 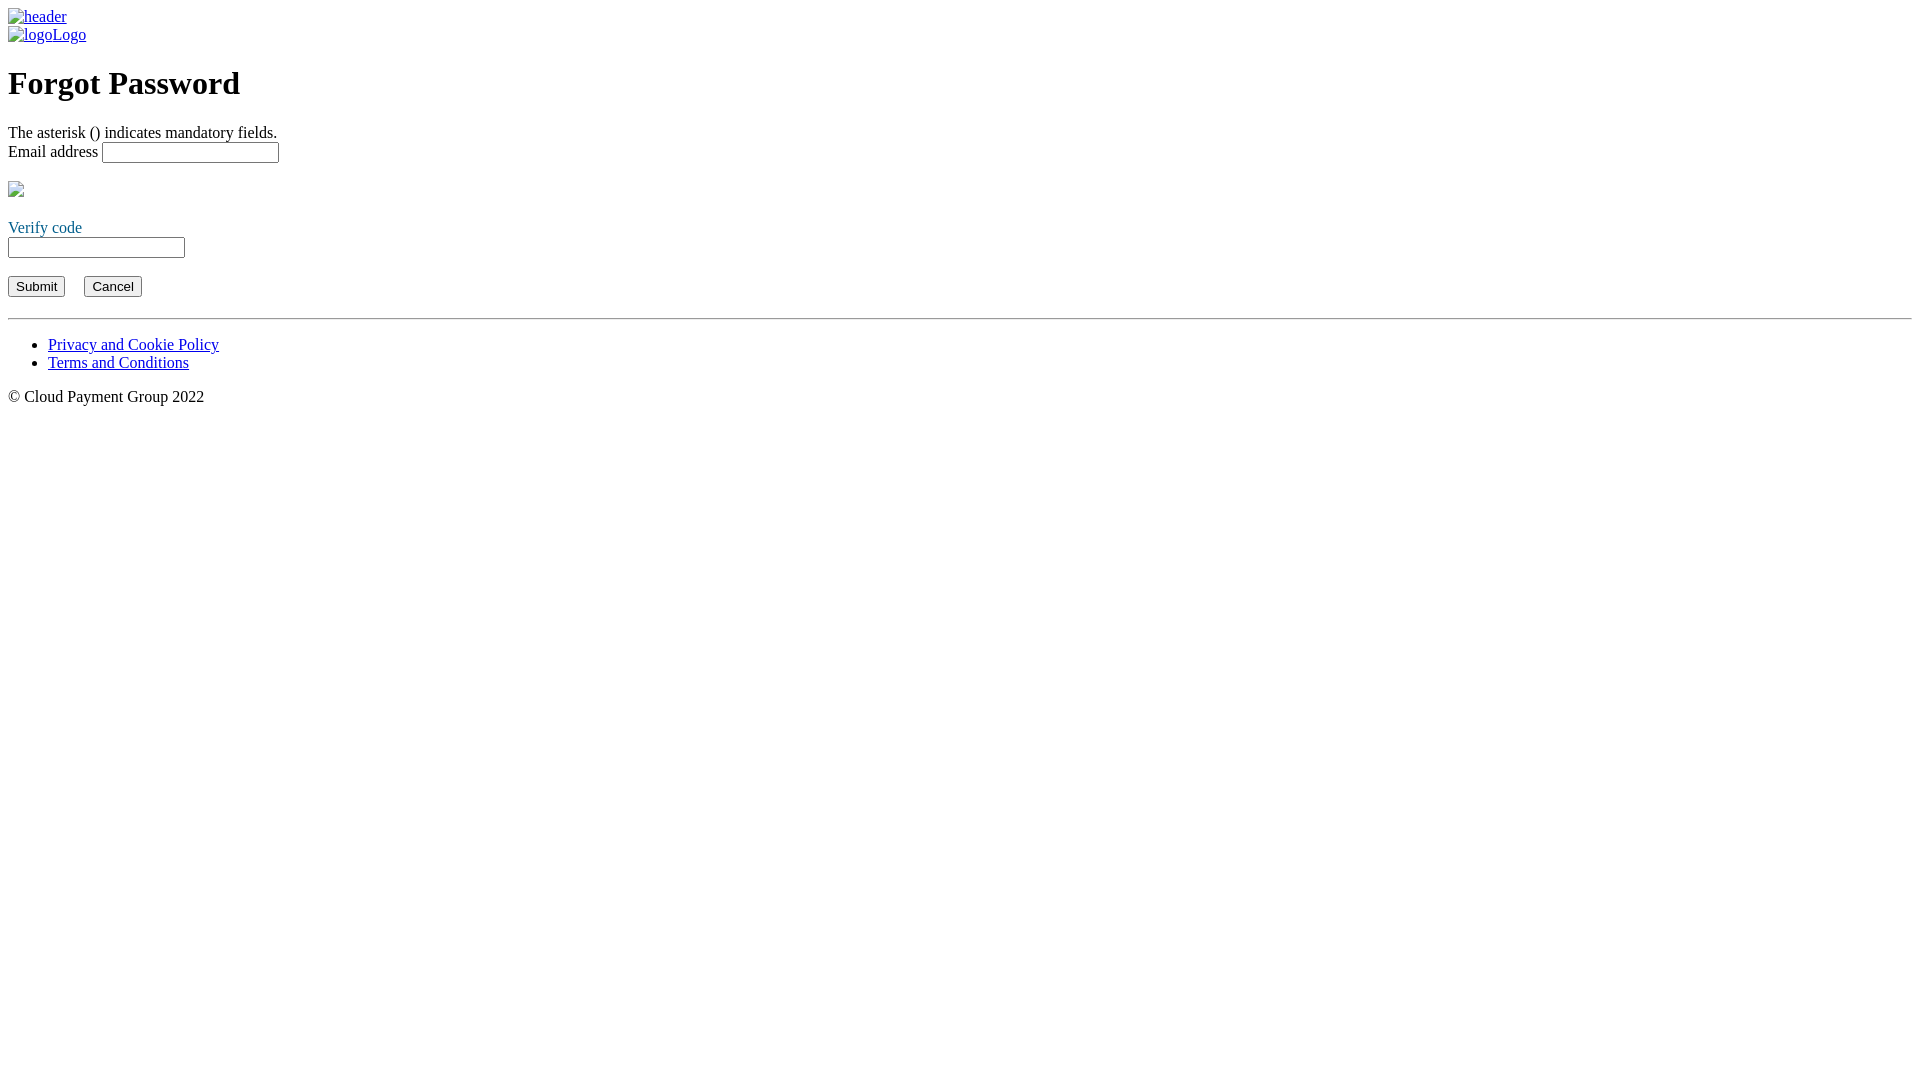 I want to click on 'Logo', so click(x=8, y=25).